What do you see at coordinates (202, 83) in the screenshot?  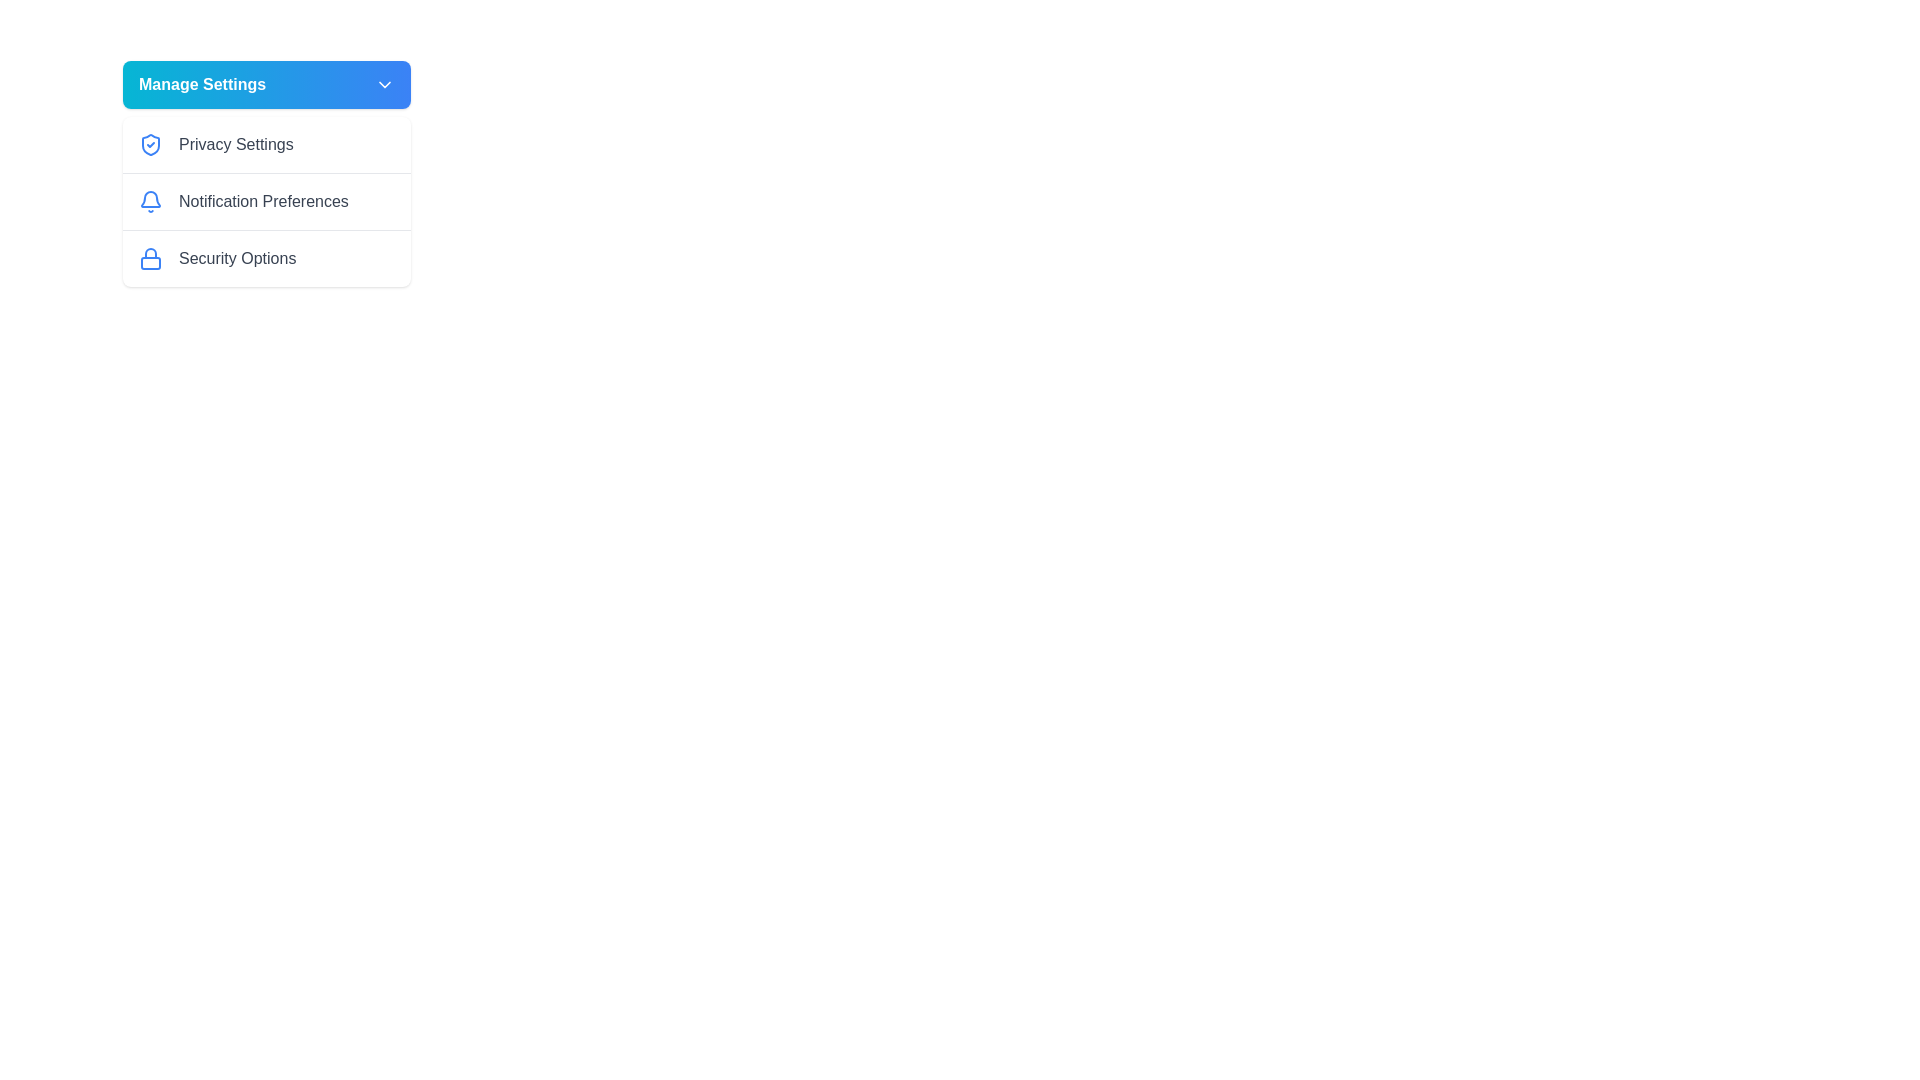 I see `the bold-text button labeled 'Manage Settings' which has a white font on a gradient blue background and is positioned above a dropdown menu` at bounding box center [202, 83].